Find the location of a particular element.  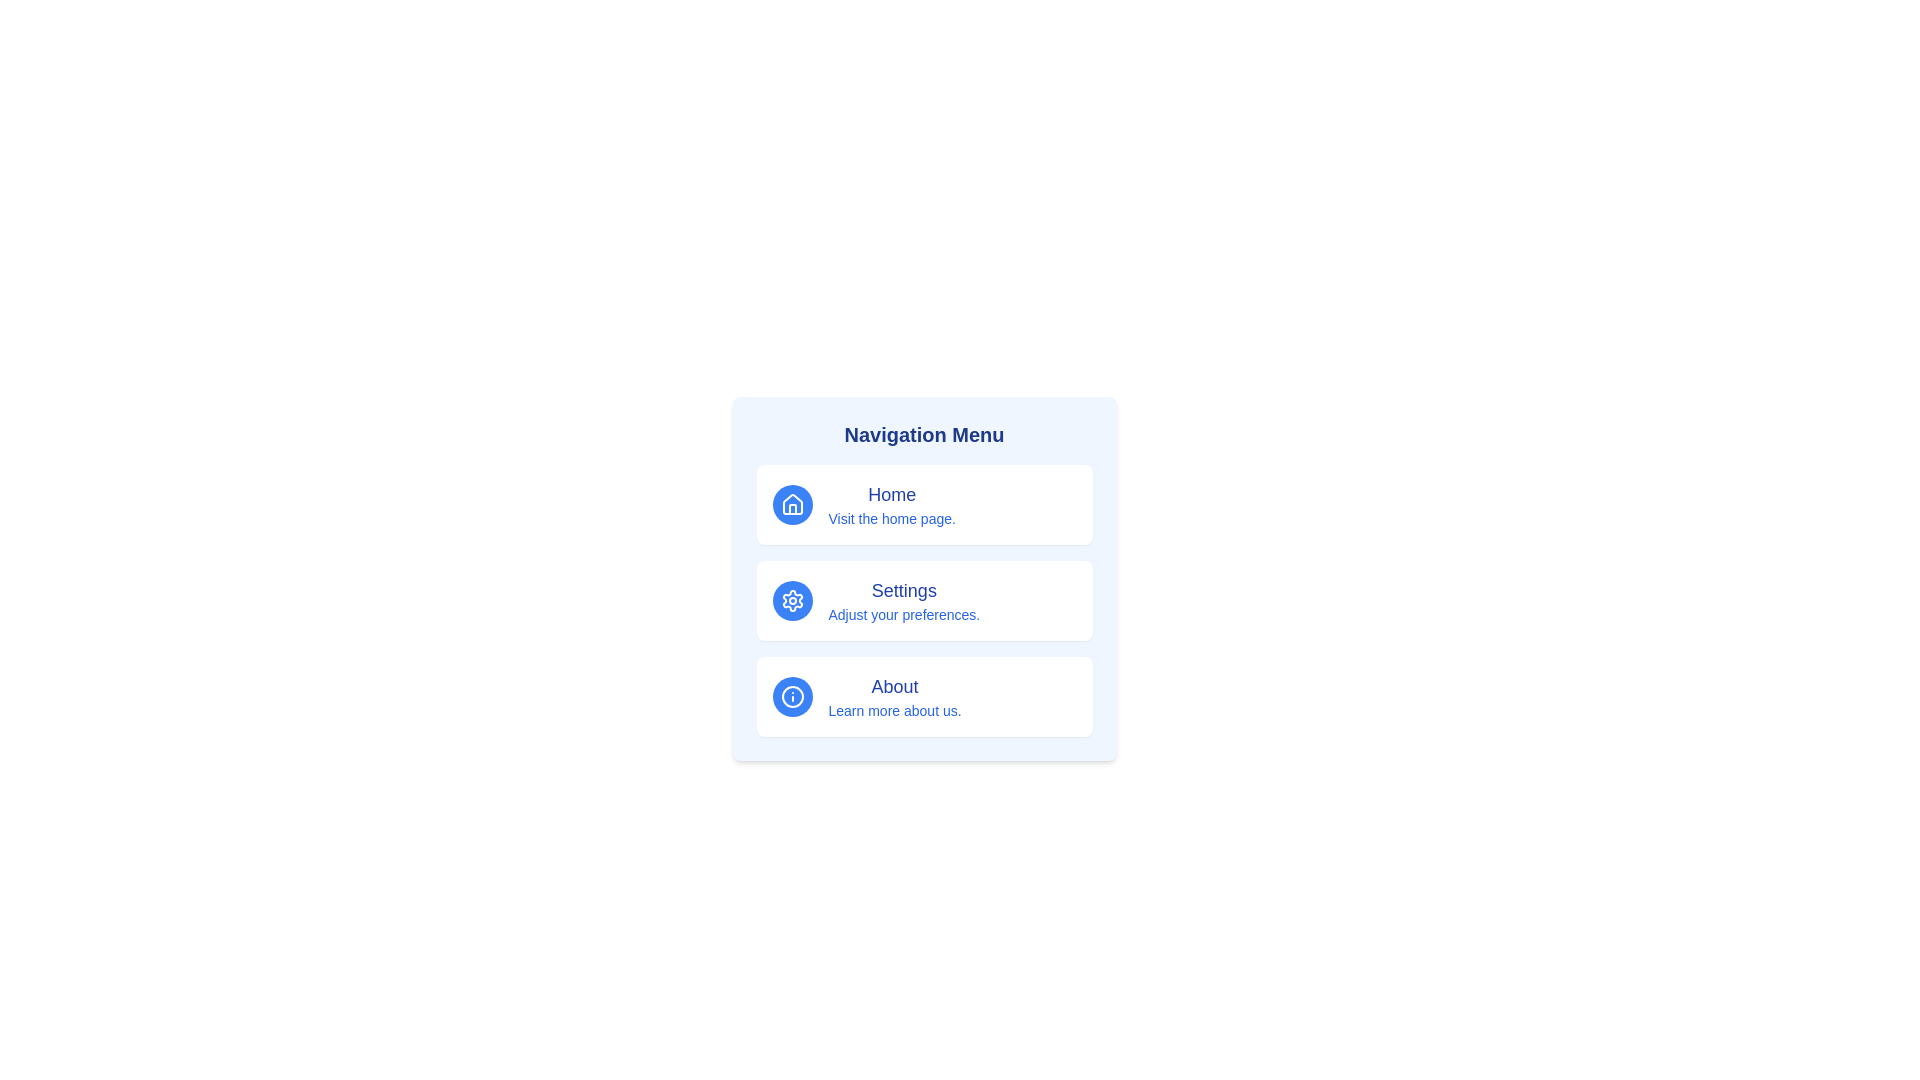

the settings icon button located to the left of the 'Settings' text and 'Adjust your preferences.' subtitle is located at coordinates (791, 600).